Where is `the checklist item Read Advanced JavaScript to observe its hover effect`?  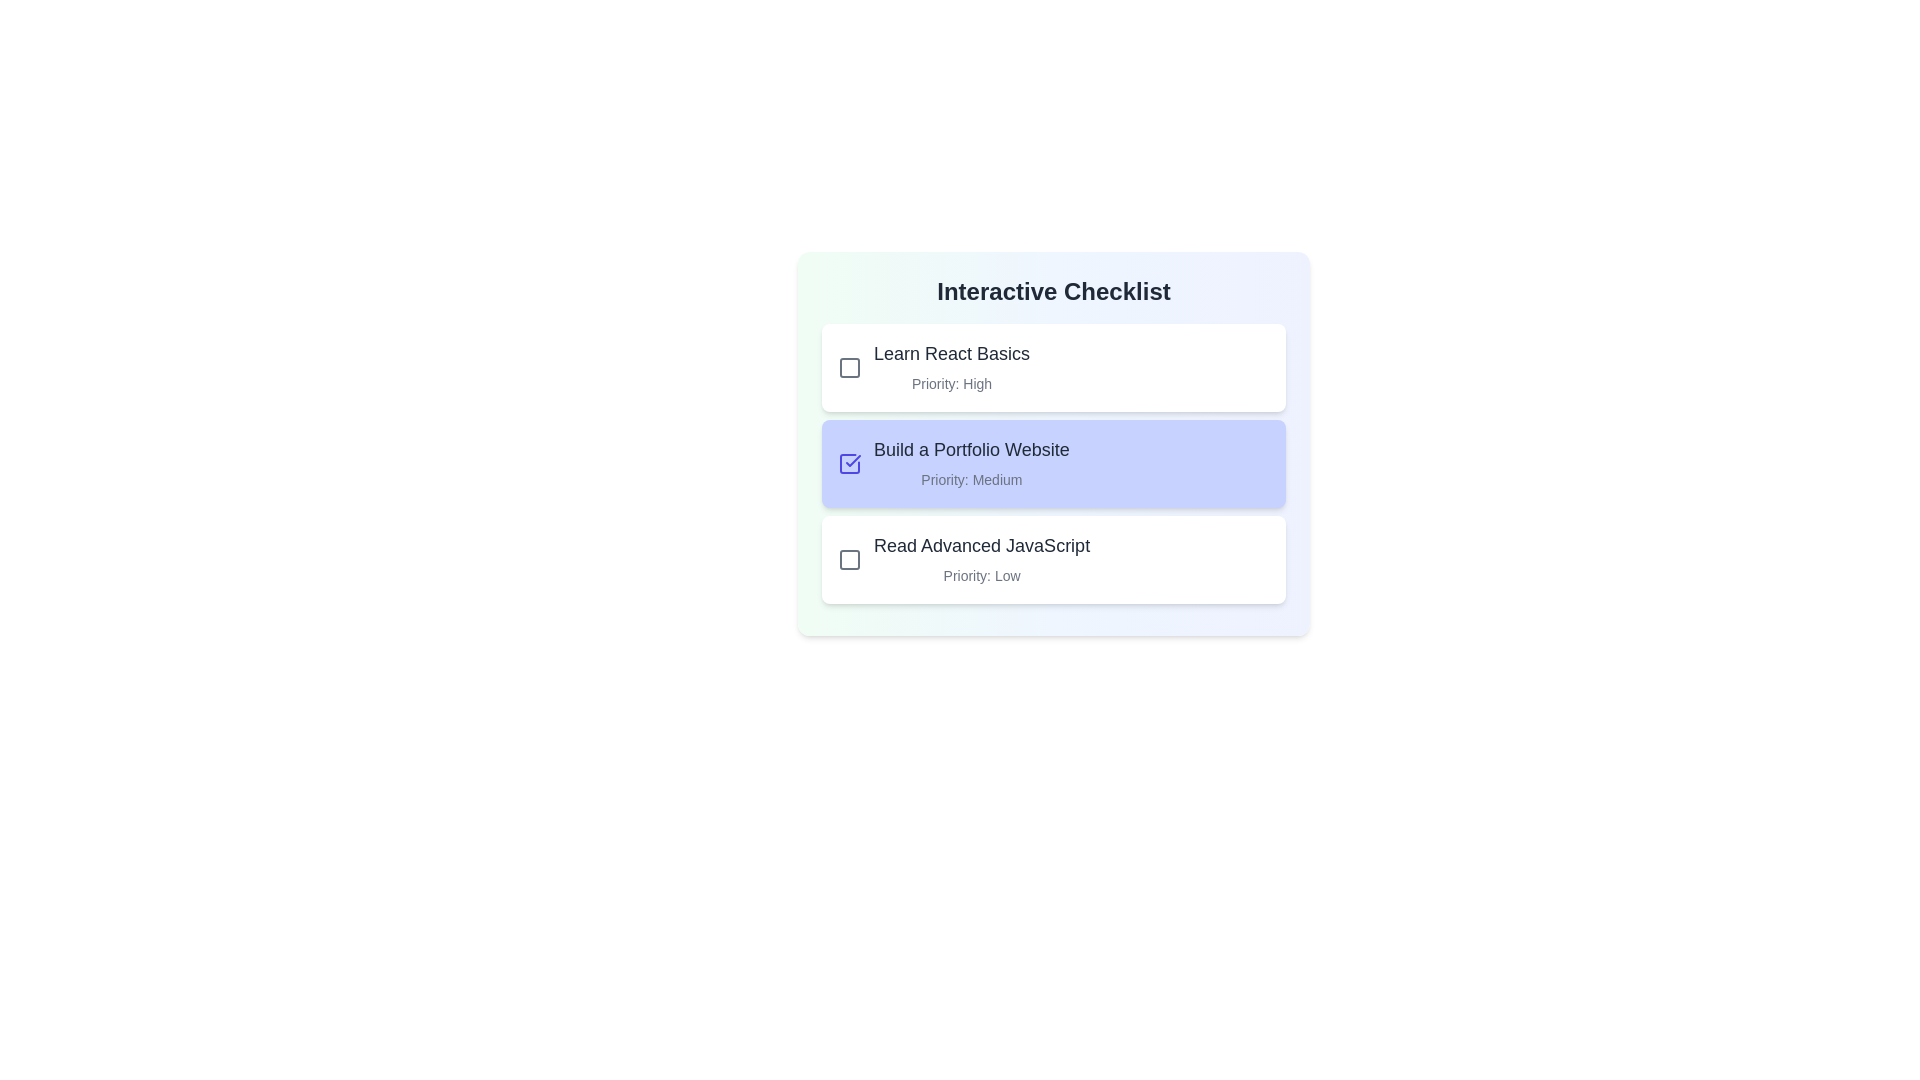
the checklist item Read Advanced JavaScript to observe its hover effect is located at coordinates (1053, 559).